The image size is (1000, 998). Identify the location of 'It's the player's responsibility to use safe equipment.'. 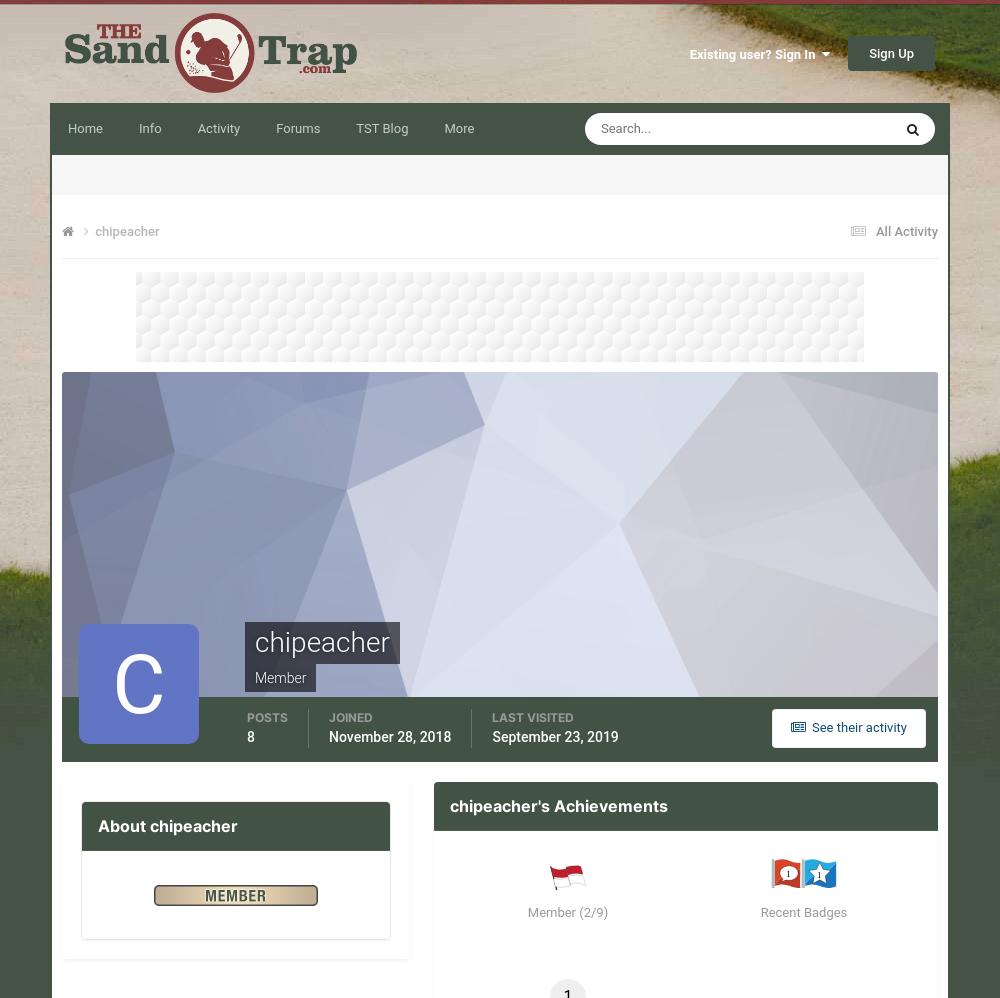
(509, 884).